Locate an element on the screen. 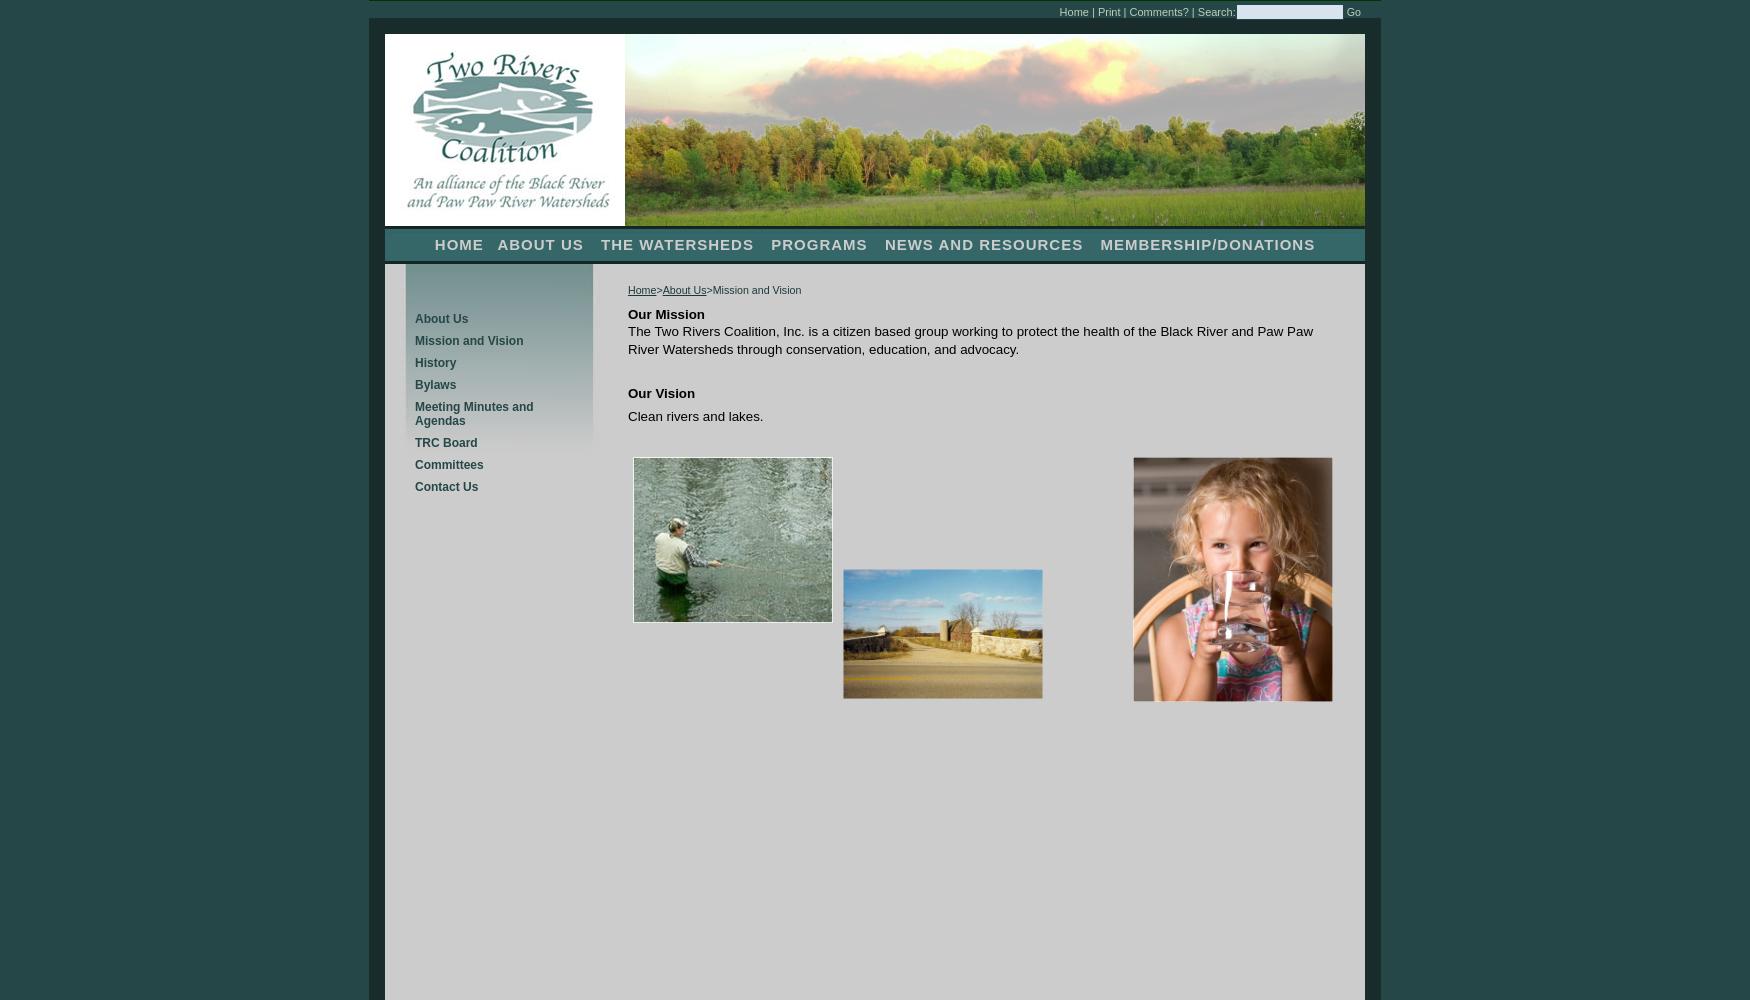 Image resolution: width=1750 pixels, height=1000 pixels. 'Death of a Lake' is located at coordinates (46, 12).